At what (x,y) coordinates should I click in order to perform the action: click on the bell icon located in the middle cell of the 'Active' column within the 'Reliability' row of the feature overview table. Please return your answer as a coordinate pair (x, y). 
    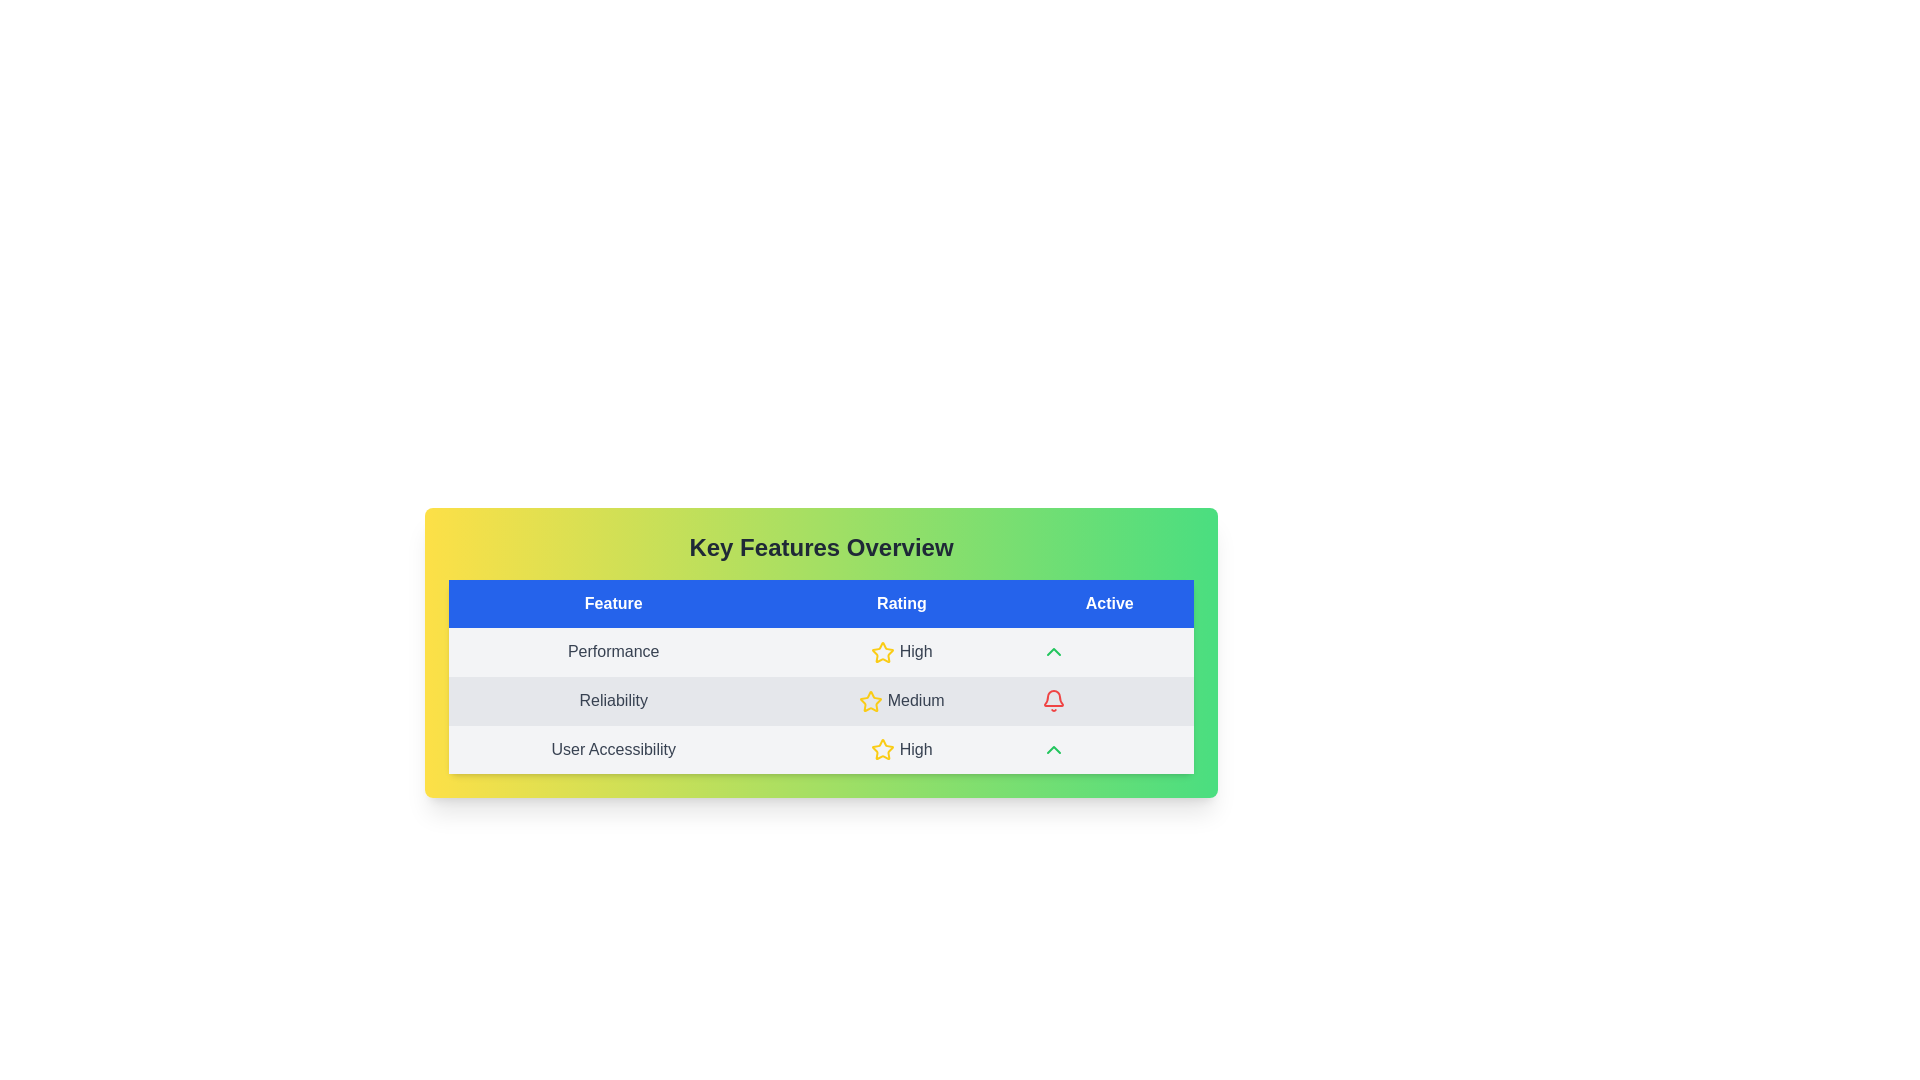
    Looking at the image, I should click on (1052, 700).